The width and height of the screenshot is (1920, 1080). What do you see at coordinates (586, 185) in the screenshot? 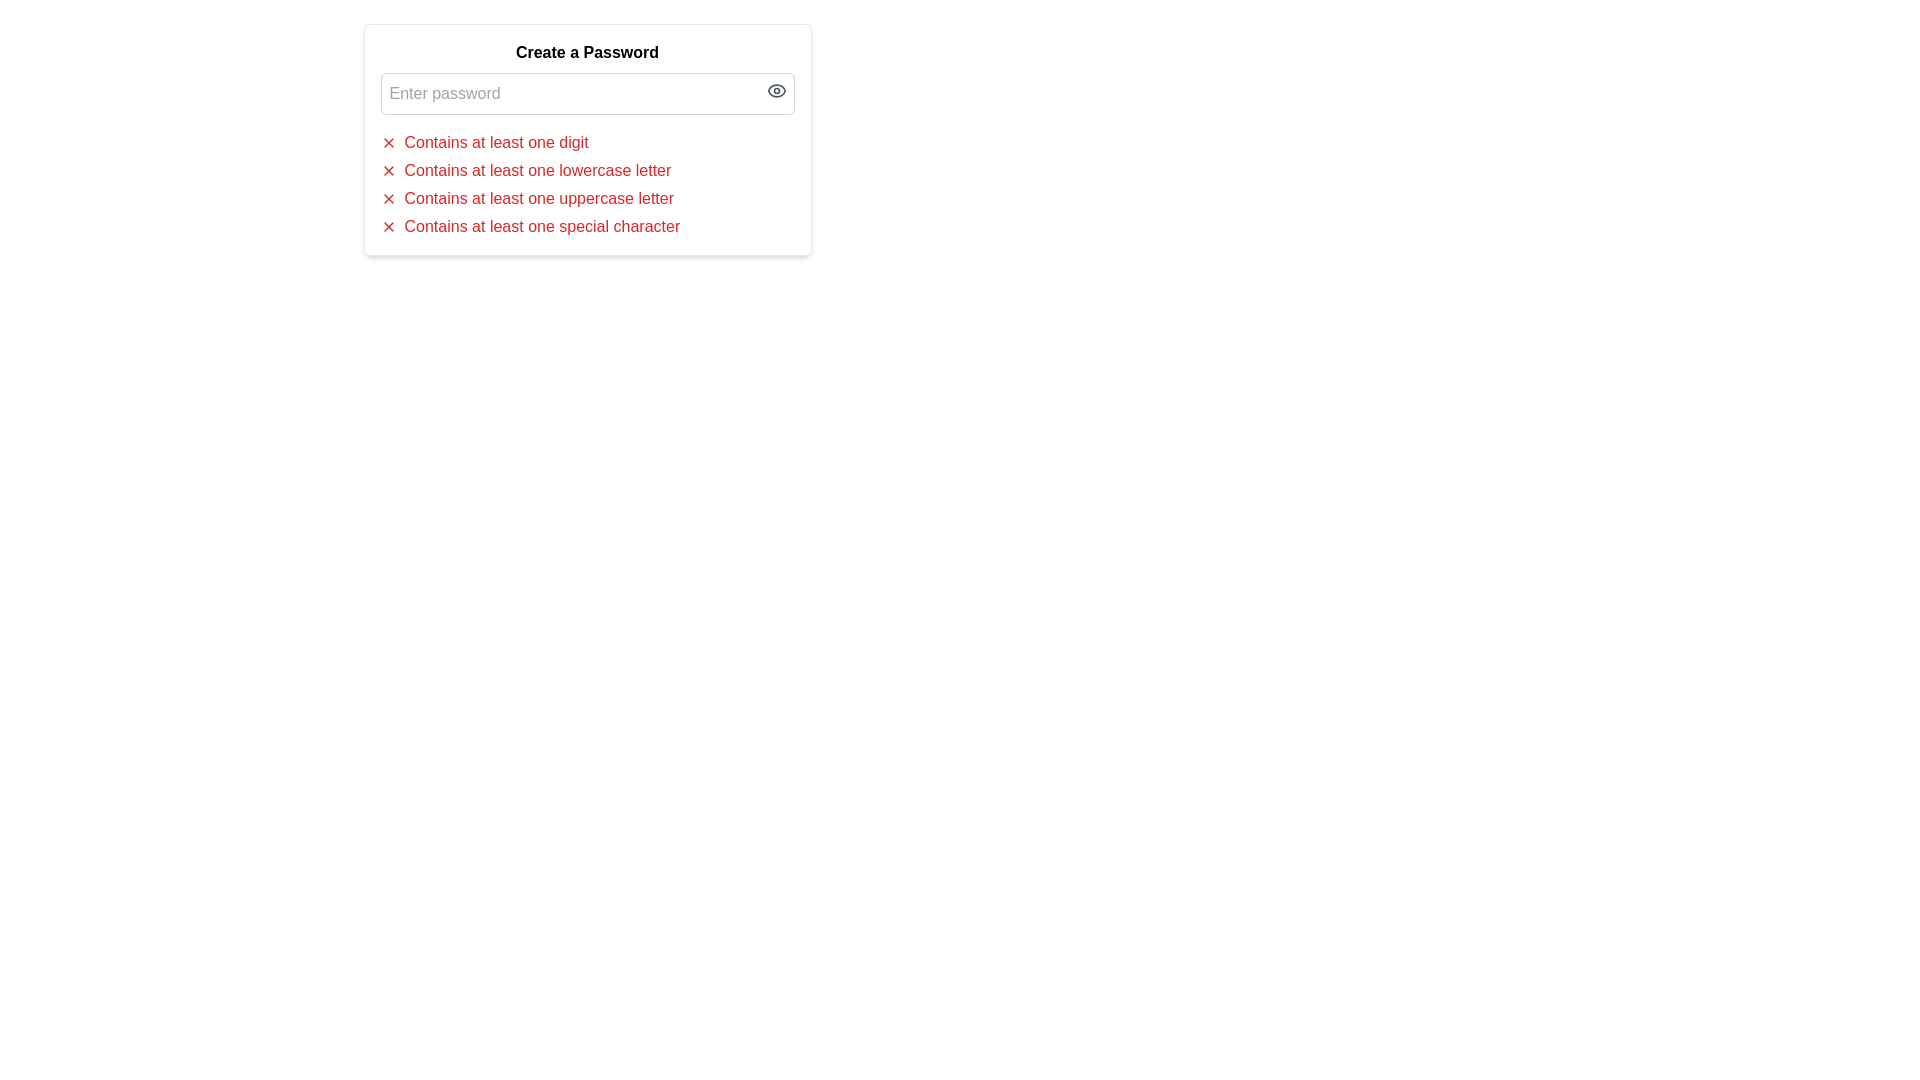
I see `the List of validation messages to correct the input requirements, indicated by red text and 'X' icons, located below the 'Create a Password' header` at bounding box center [586, 185].